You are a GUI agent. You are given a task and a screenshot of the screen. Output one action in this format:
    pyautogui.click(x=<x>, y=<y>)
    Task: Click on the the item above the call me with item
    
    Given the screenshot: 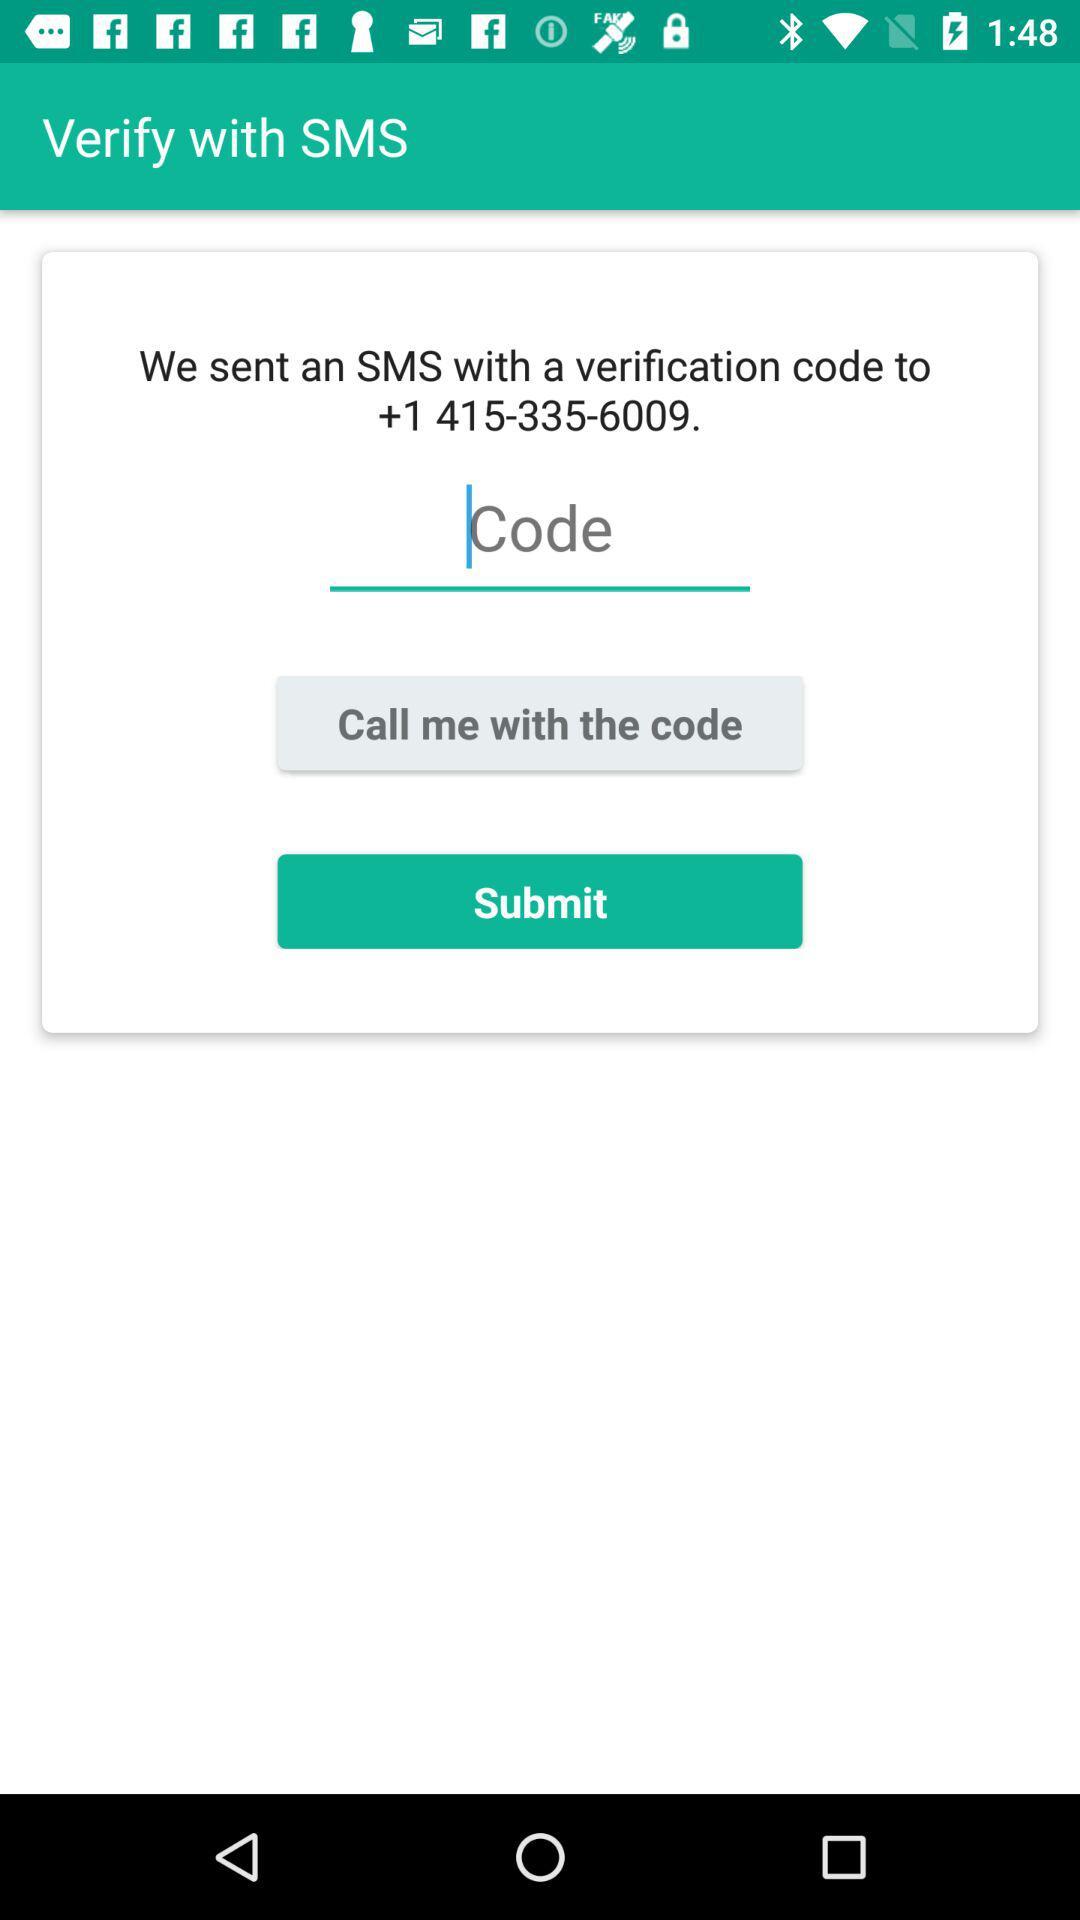 What is the action you would take?
    pyautogui.click(x=540, y=538)
    